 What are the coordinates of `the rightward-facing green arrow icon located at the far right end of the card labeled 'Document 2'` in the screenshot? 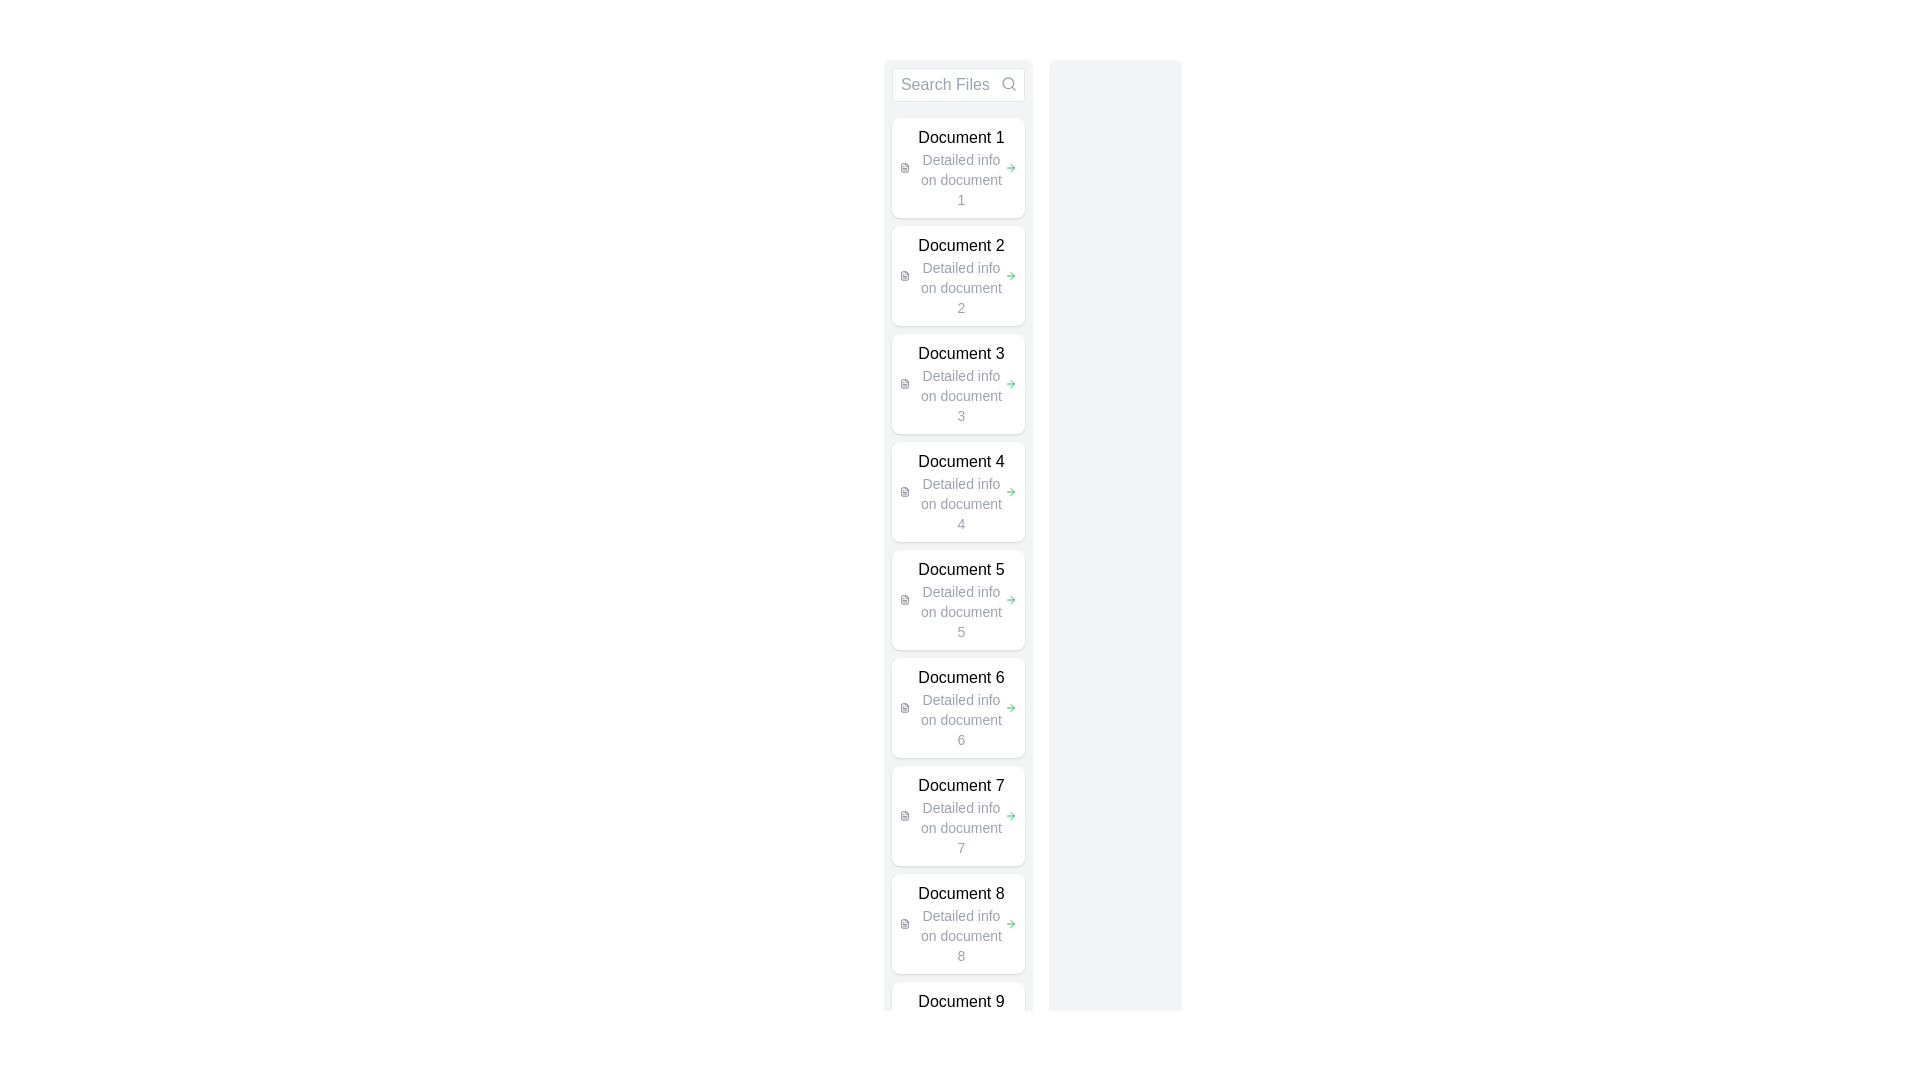 It's located at (1011, 276).